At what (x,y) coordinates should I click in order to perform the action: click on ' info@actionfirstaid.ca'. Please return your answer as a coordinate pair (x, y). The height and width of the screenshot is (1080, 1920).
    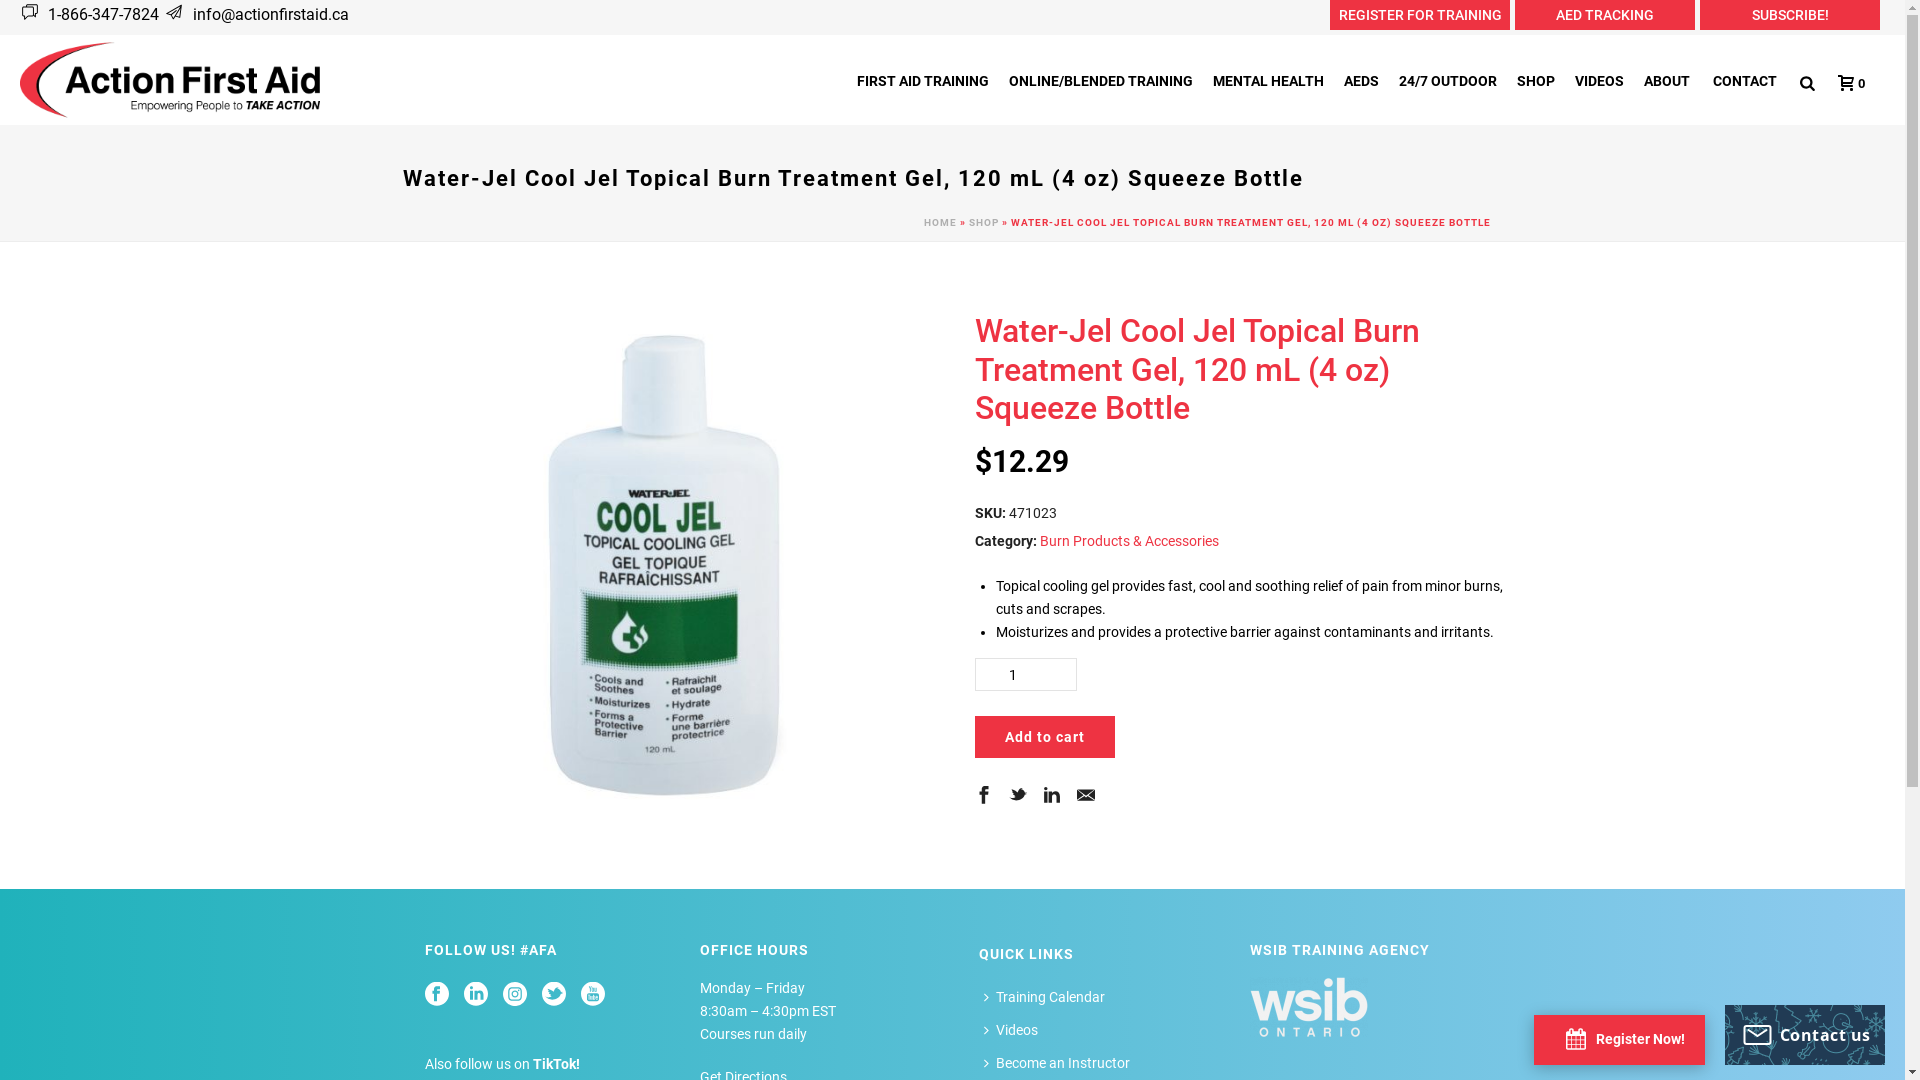
    Looking at the image, I should click on (188, 14).